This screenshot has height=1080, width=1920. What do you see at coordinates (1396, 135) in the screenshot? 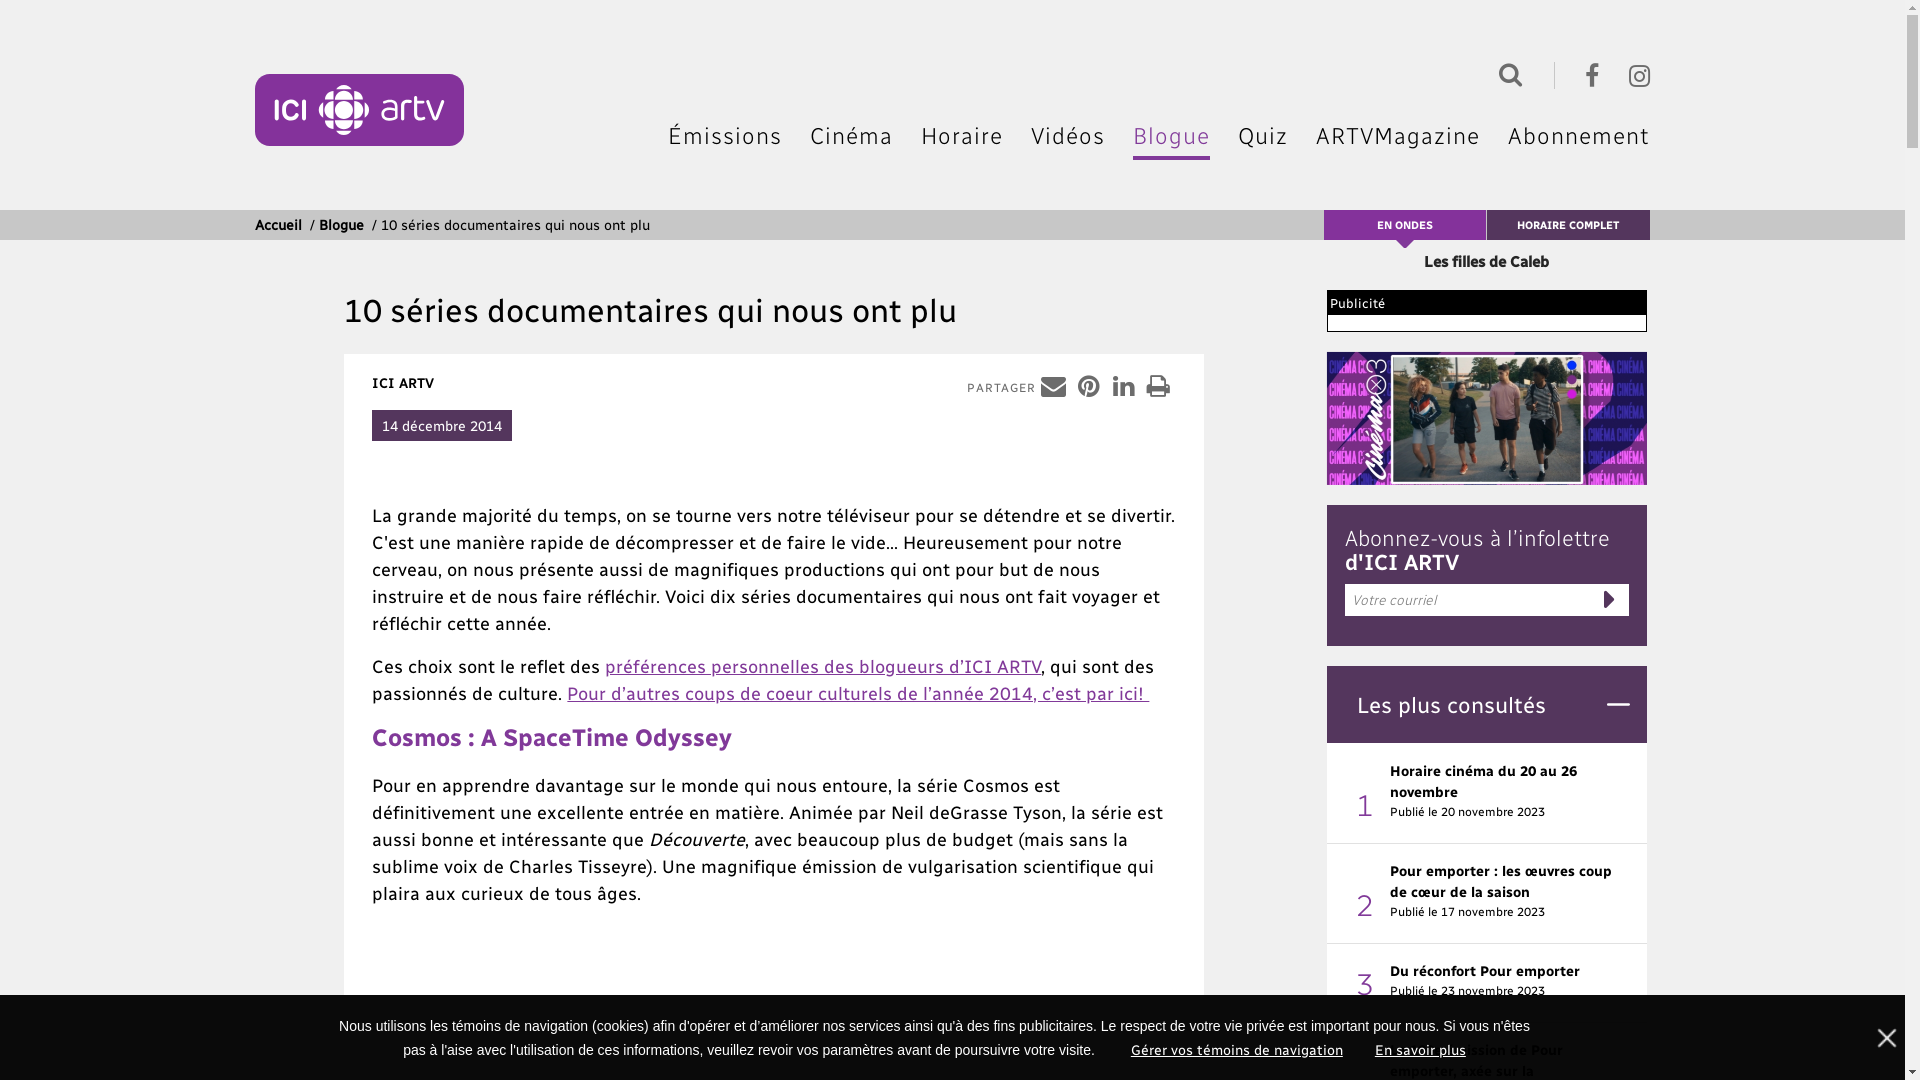
I see `'ARTVMagazine'` at bounding box center [1396, 135].